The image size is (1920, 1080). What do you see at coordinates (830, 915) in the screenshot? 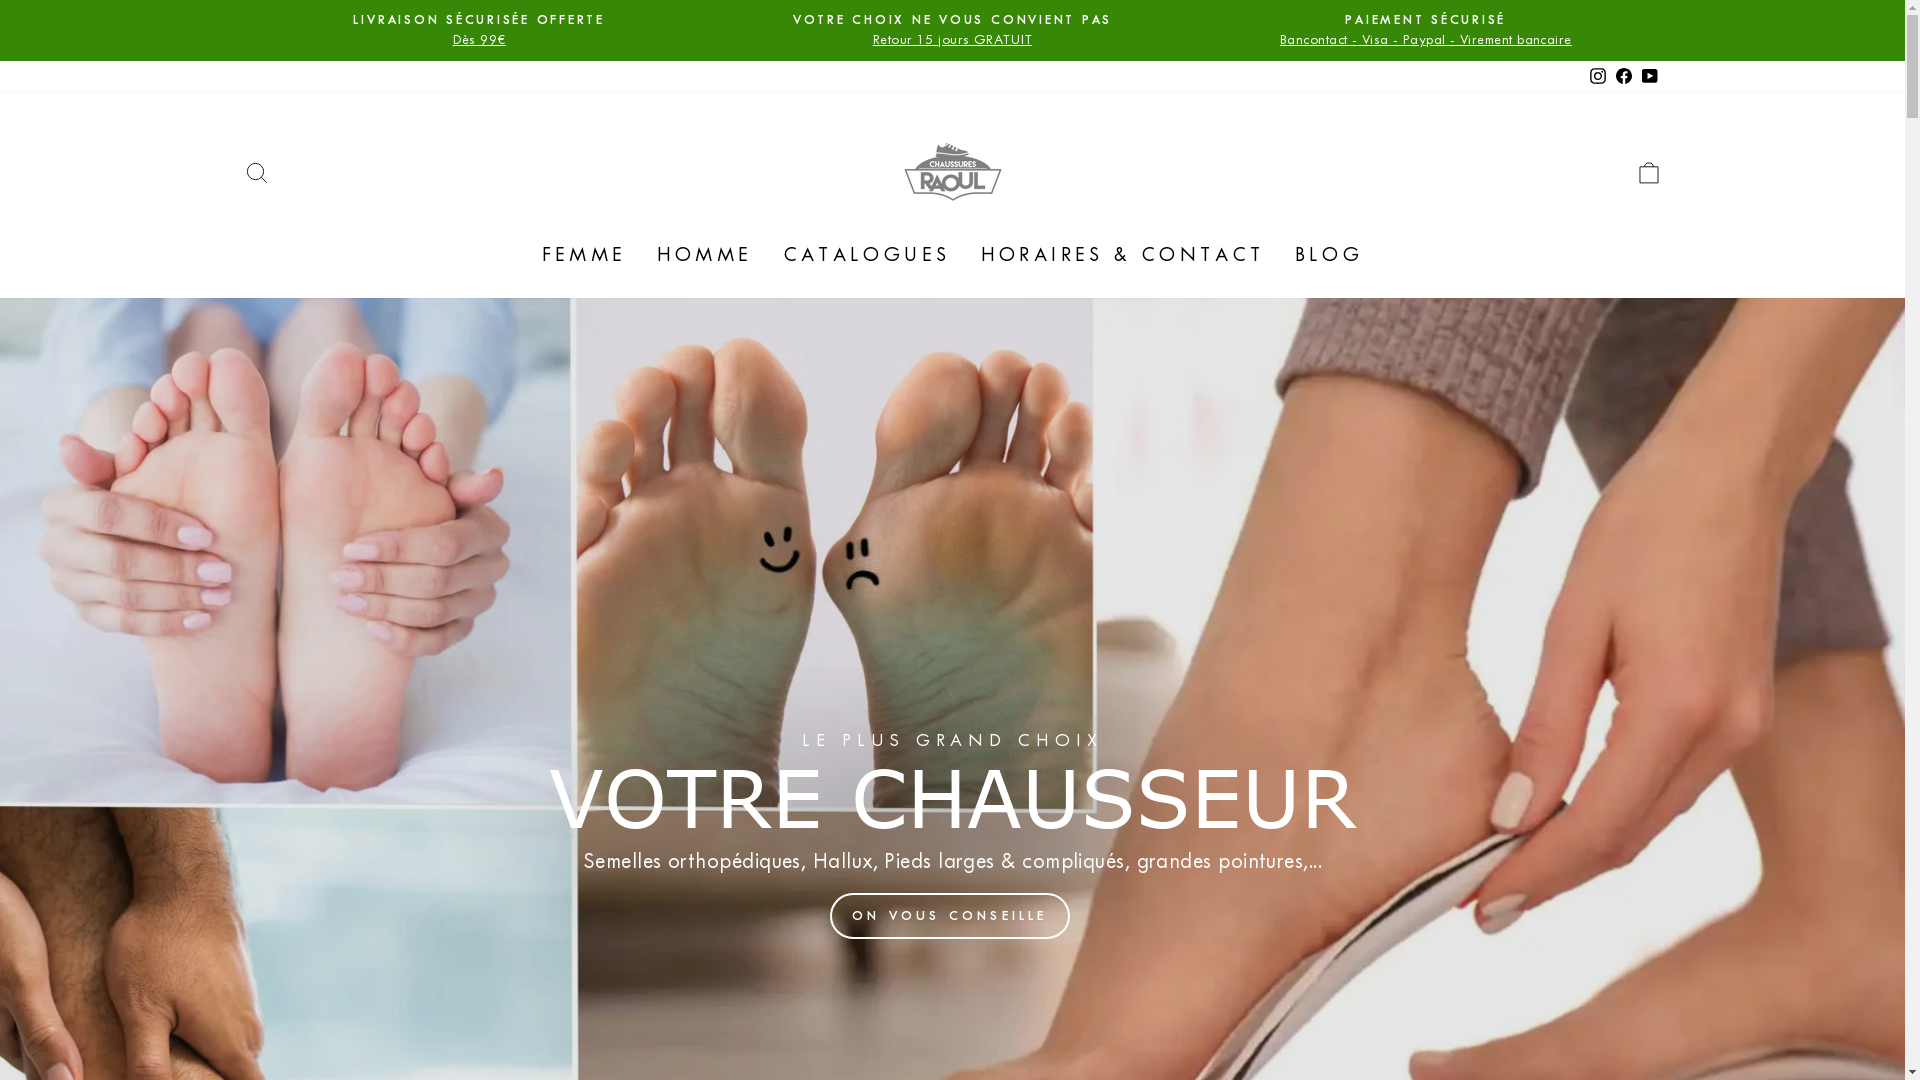
I see `'ON VOUS CONSEILLE'` at bounding box center [830, 915].